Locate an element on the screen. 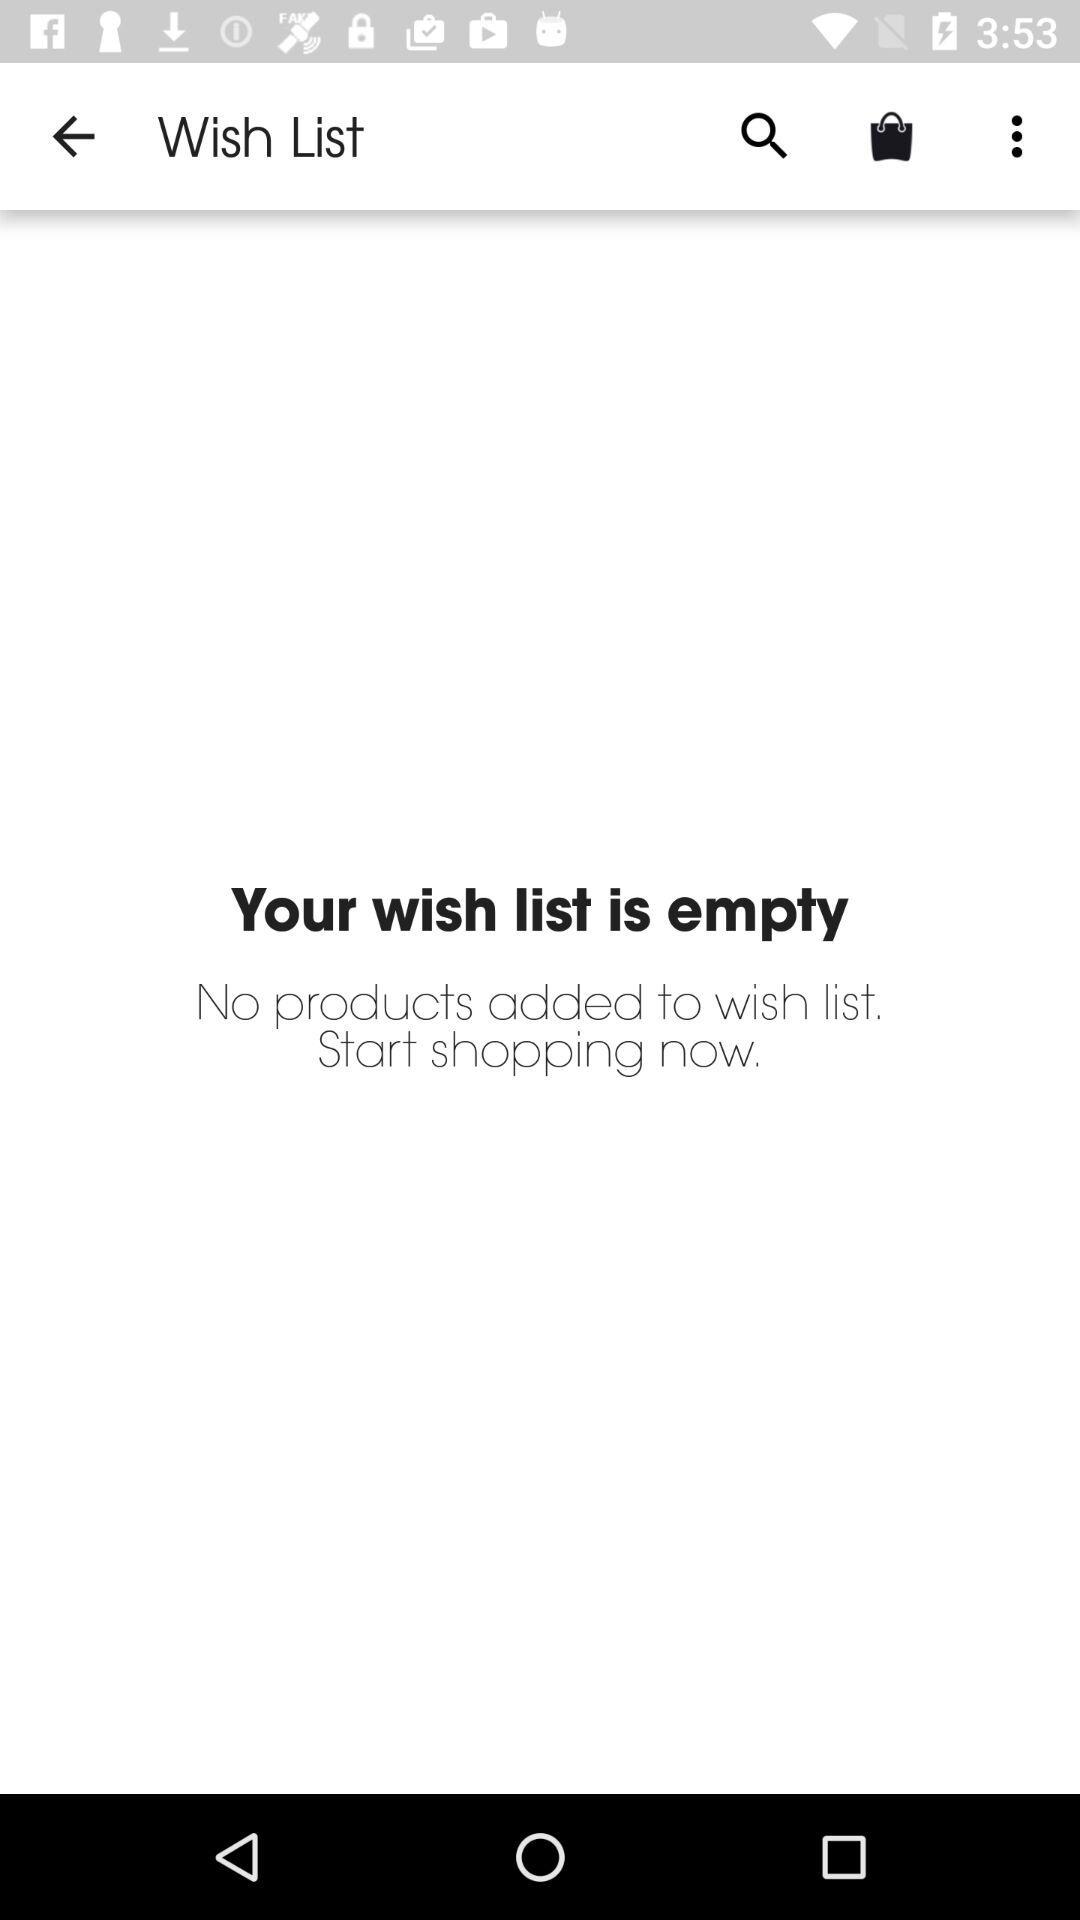  the icon above the your wish list item is located at coordinates (764, 135).